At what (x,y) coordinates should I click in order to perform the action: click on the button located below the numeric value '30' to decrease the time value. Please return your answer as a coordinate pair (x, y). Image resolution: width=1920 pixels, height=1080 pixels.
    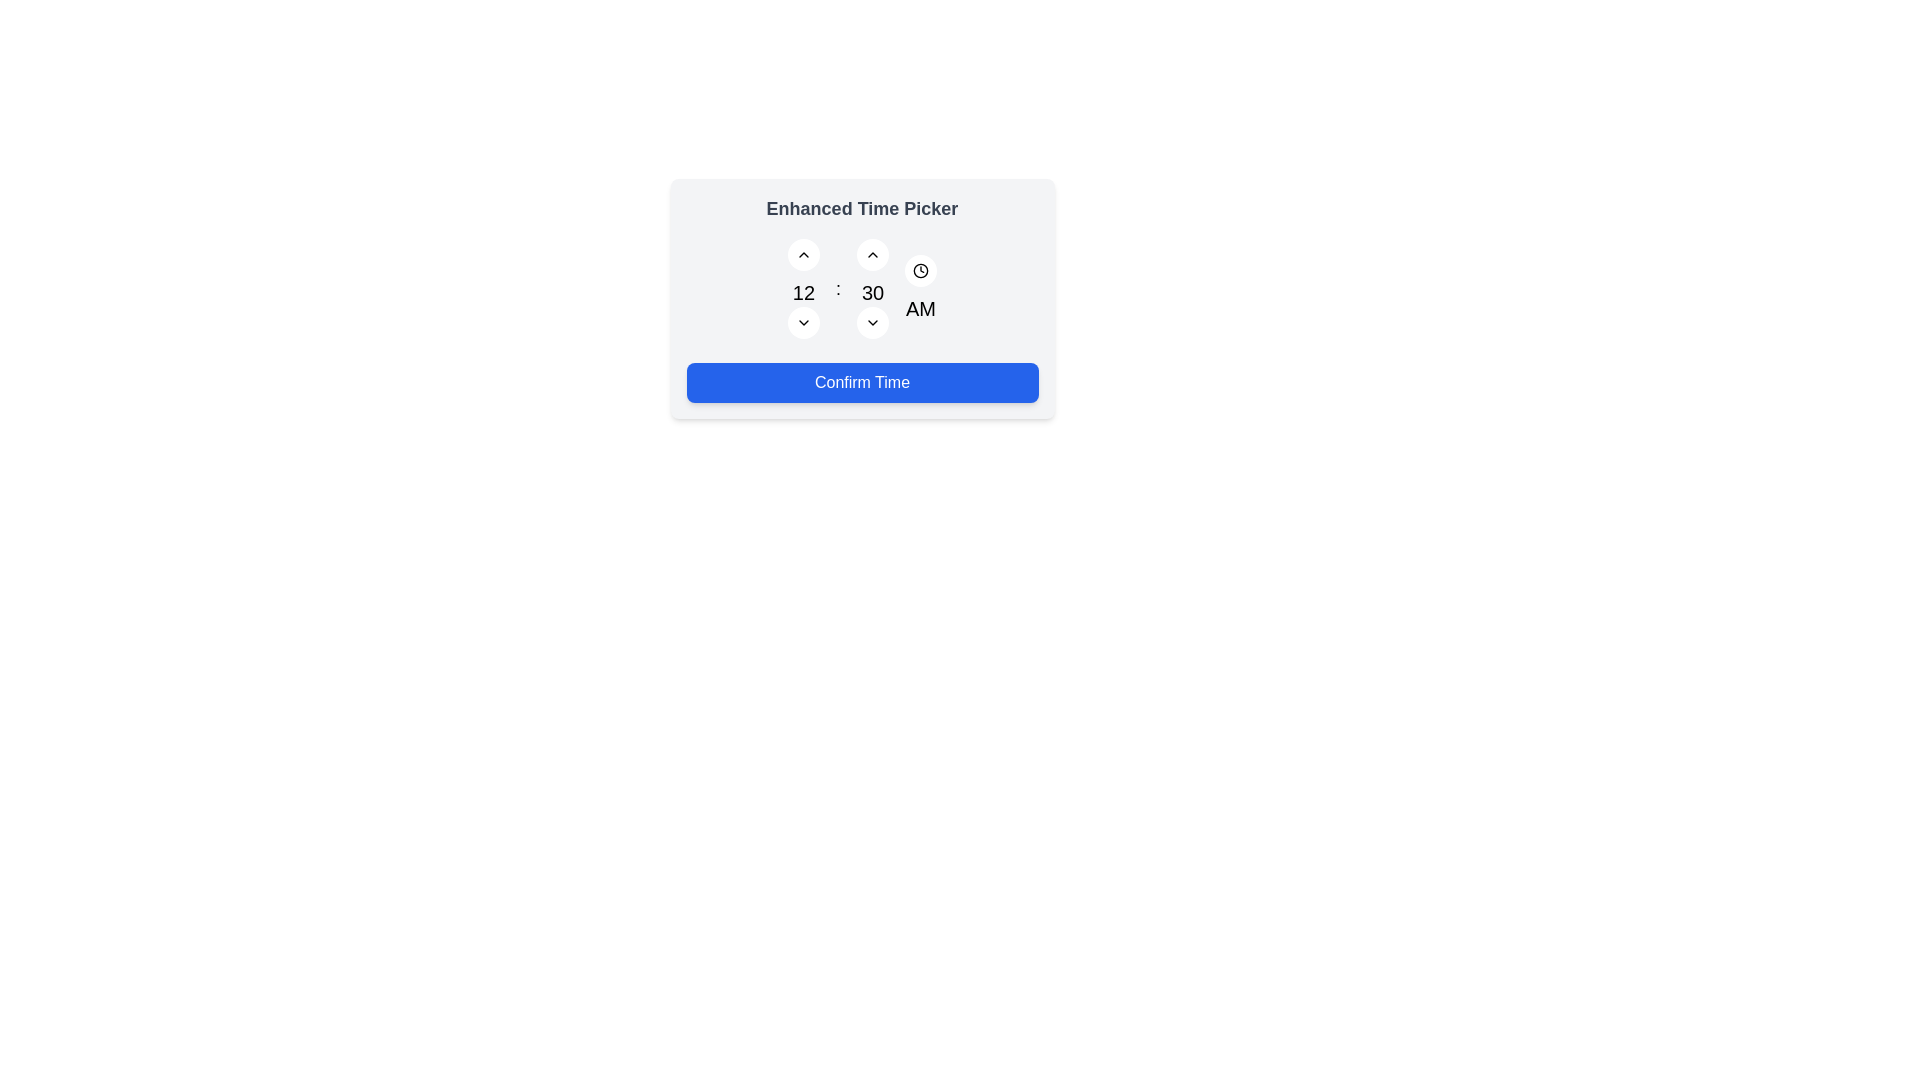
    Looking at the image, I should click on (873, 322).